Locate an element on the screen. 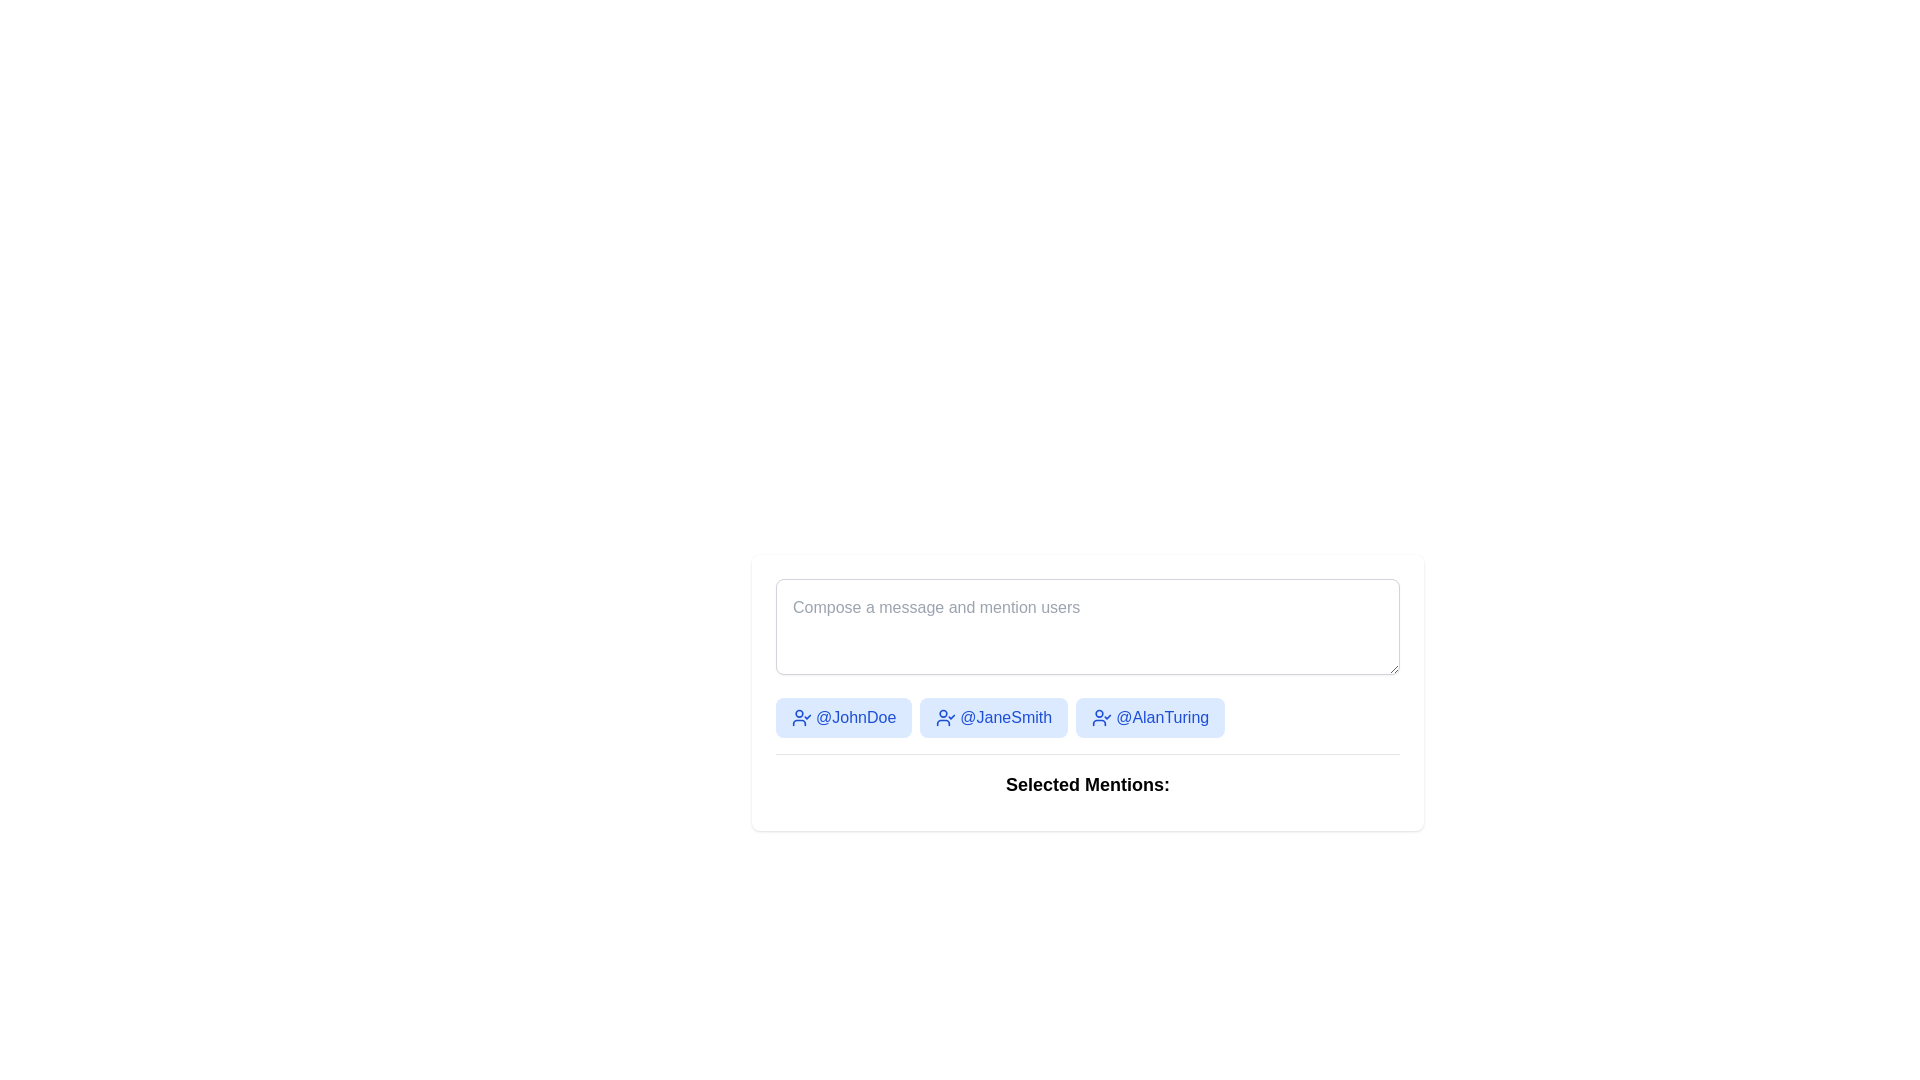  the text label 'Selected Mentions:' which is styled in bold and located at the bottom of the panel containing user mentions is located at coordinates (1087, 778).